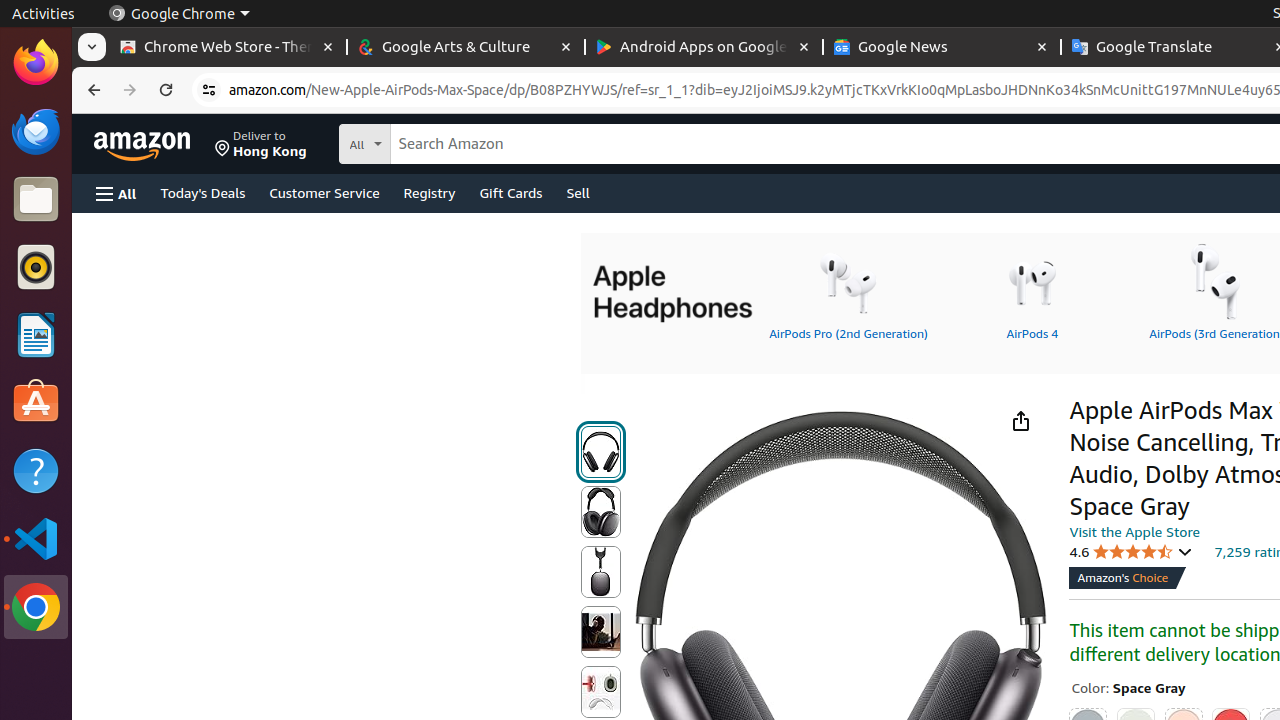  I want to click on 'Google Chrome', so click(178, 13).